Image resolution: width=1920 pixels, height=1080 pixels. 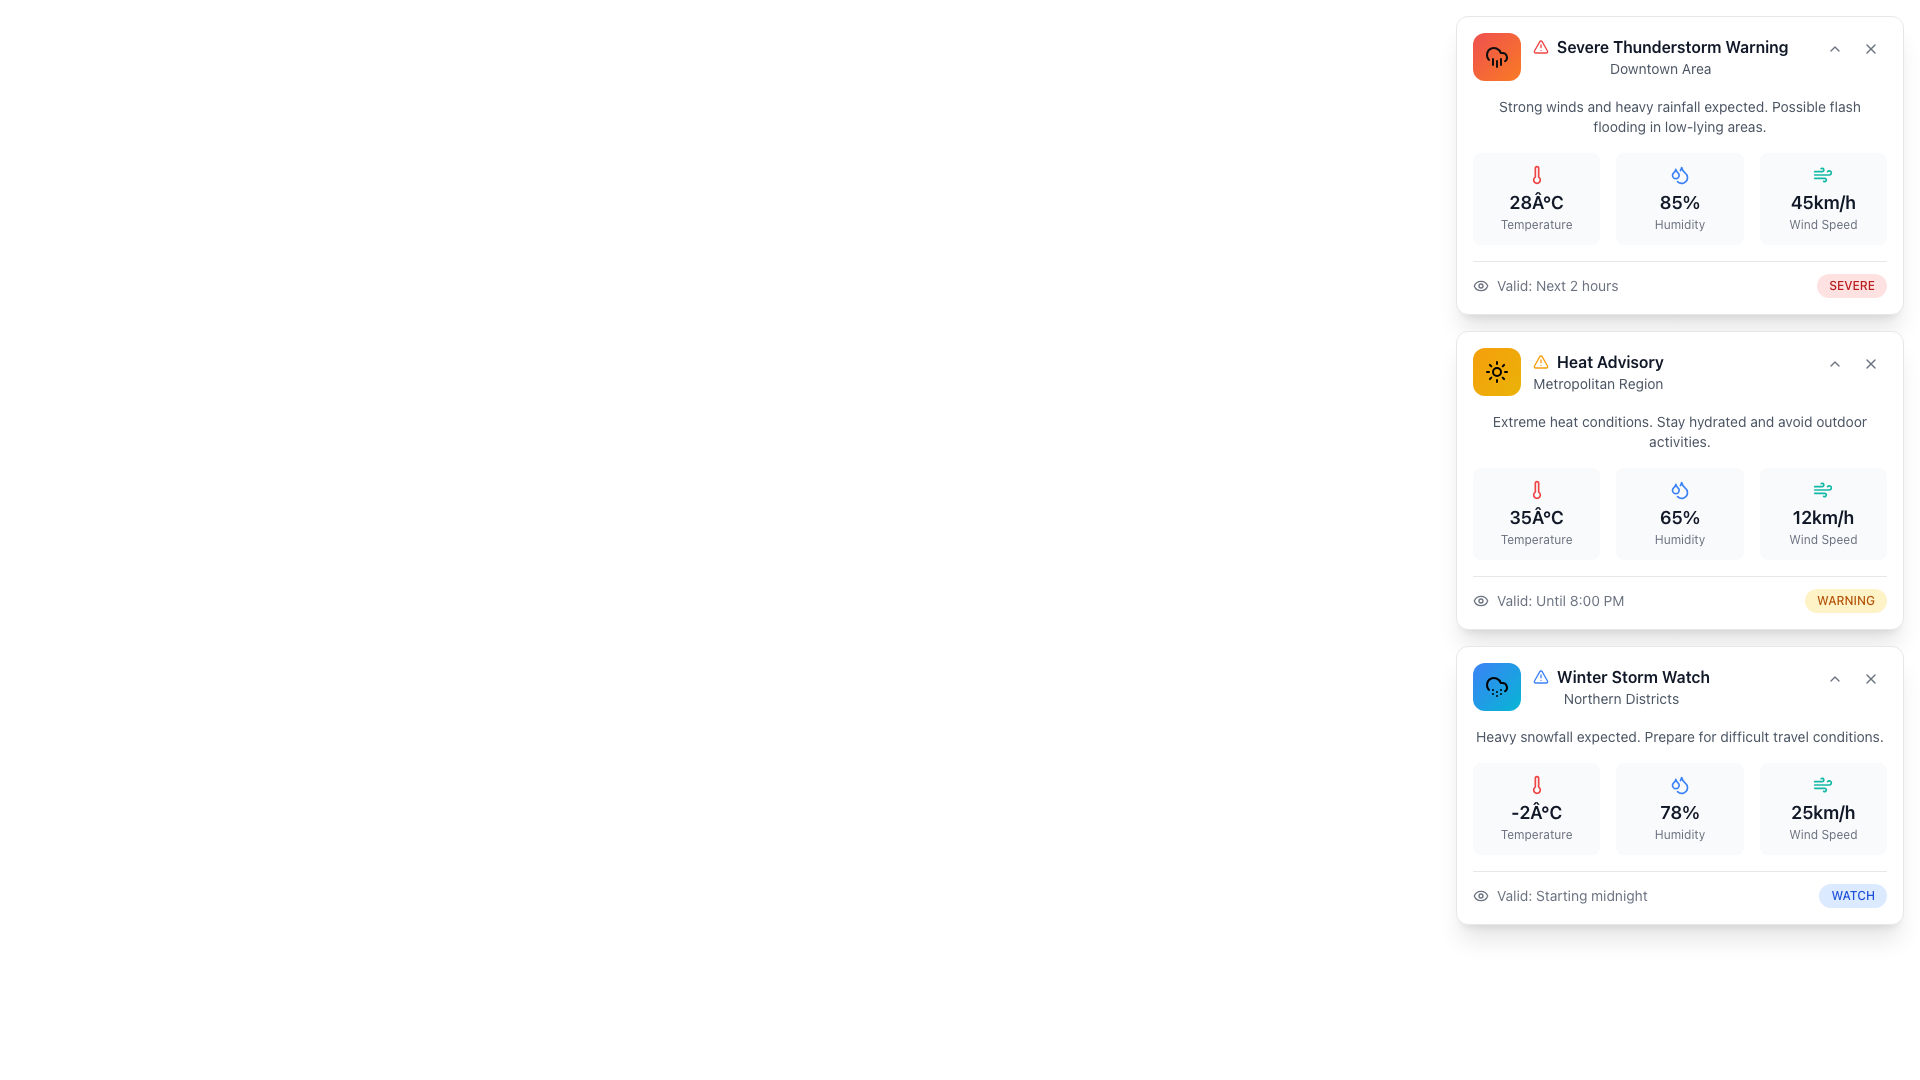 What do you see at coordinates (1630, 56) in the screenshot?
I see `the 'Severe Thunderstorm Warning' alert card located at the top of the warning sections by clicking on it` at bounding box center [1630, 56].